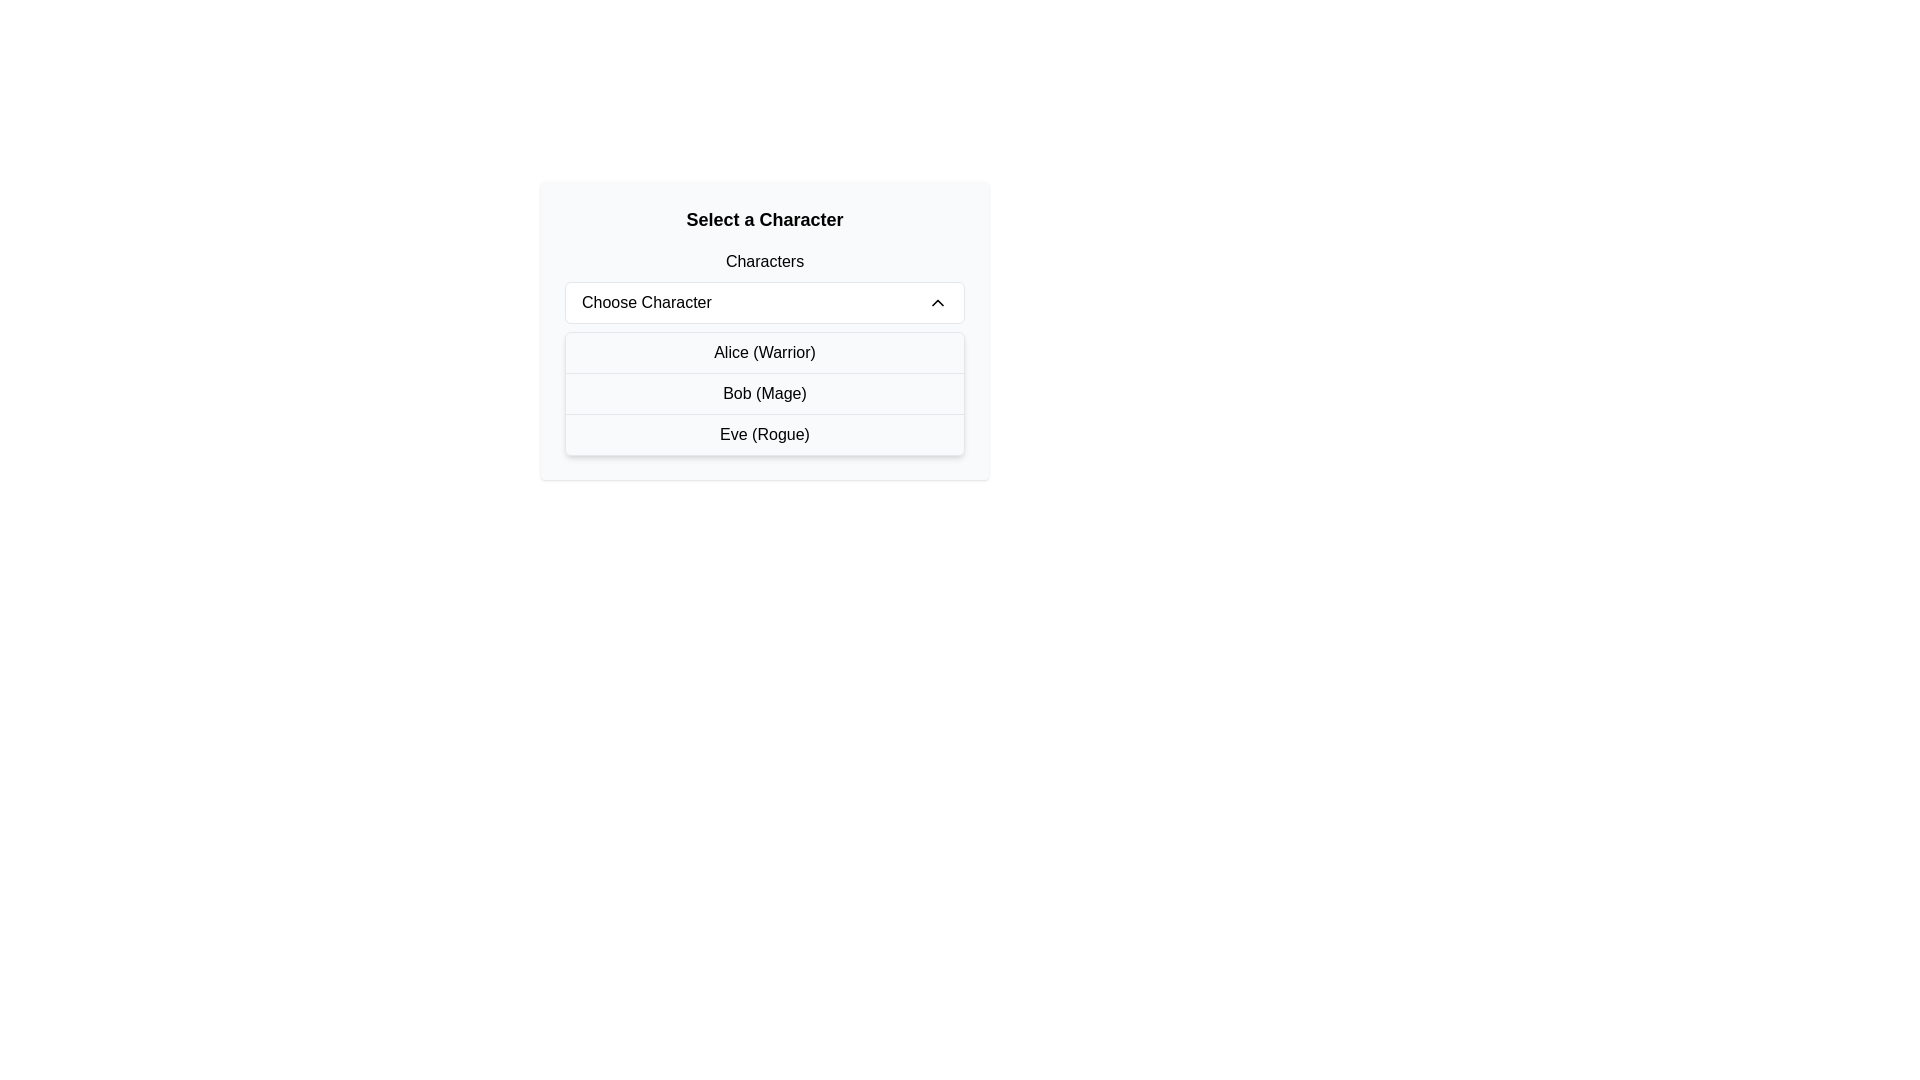 Image resolution: width=1920 pixels, height=1080 pixels. Describe the element at coordinates (763, 330) in the screenshot. I see `the dropdown list` at that location.